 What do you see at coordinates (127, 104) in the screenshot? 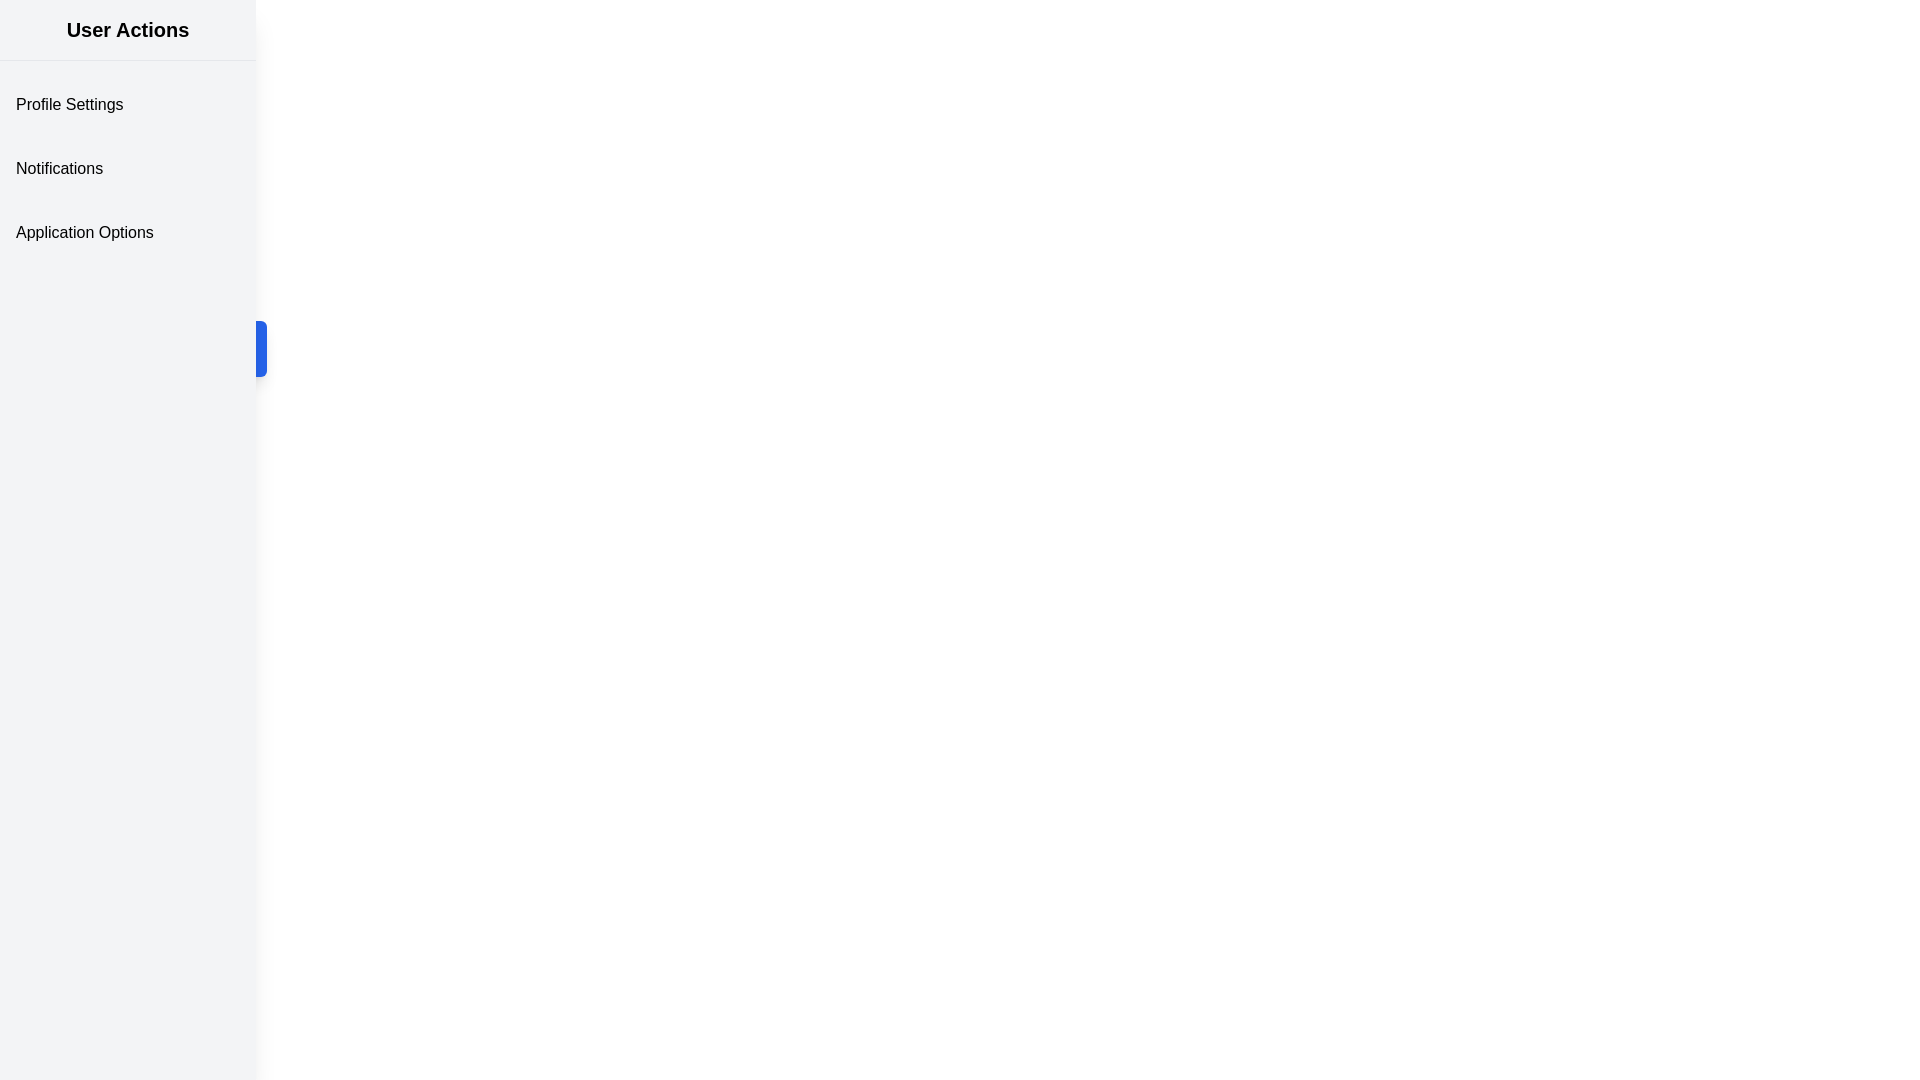
I see `the menu item Profile Settings to interact with it` at bounding box center [127, 104].